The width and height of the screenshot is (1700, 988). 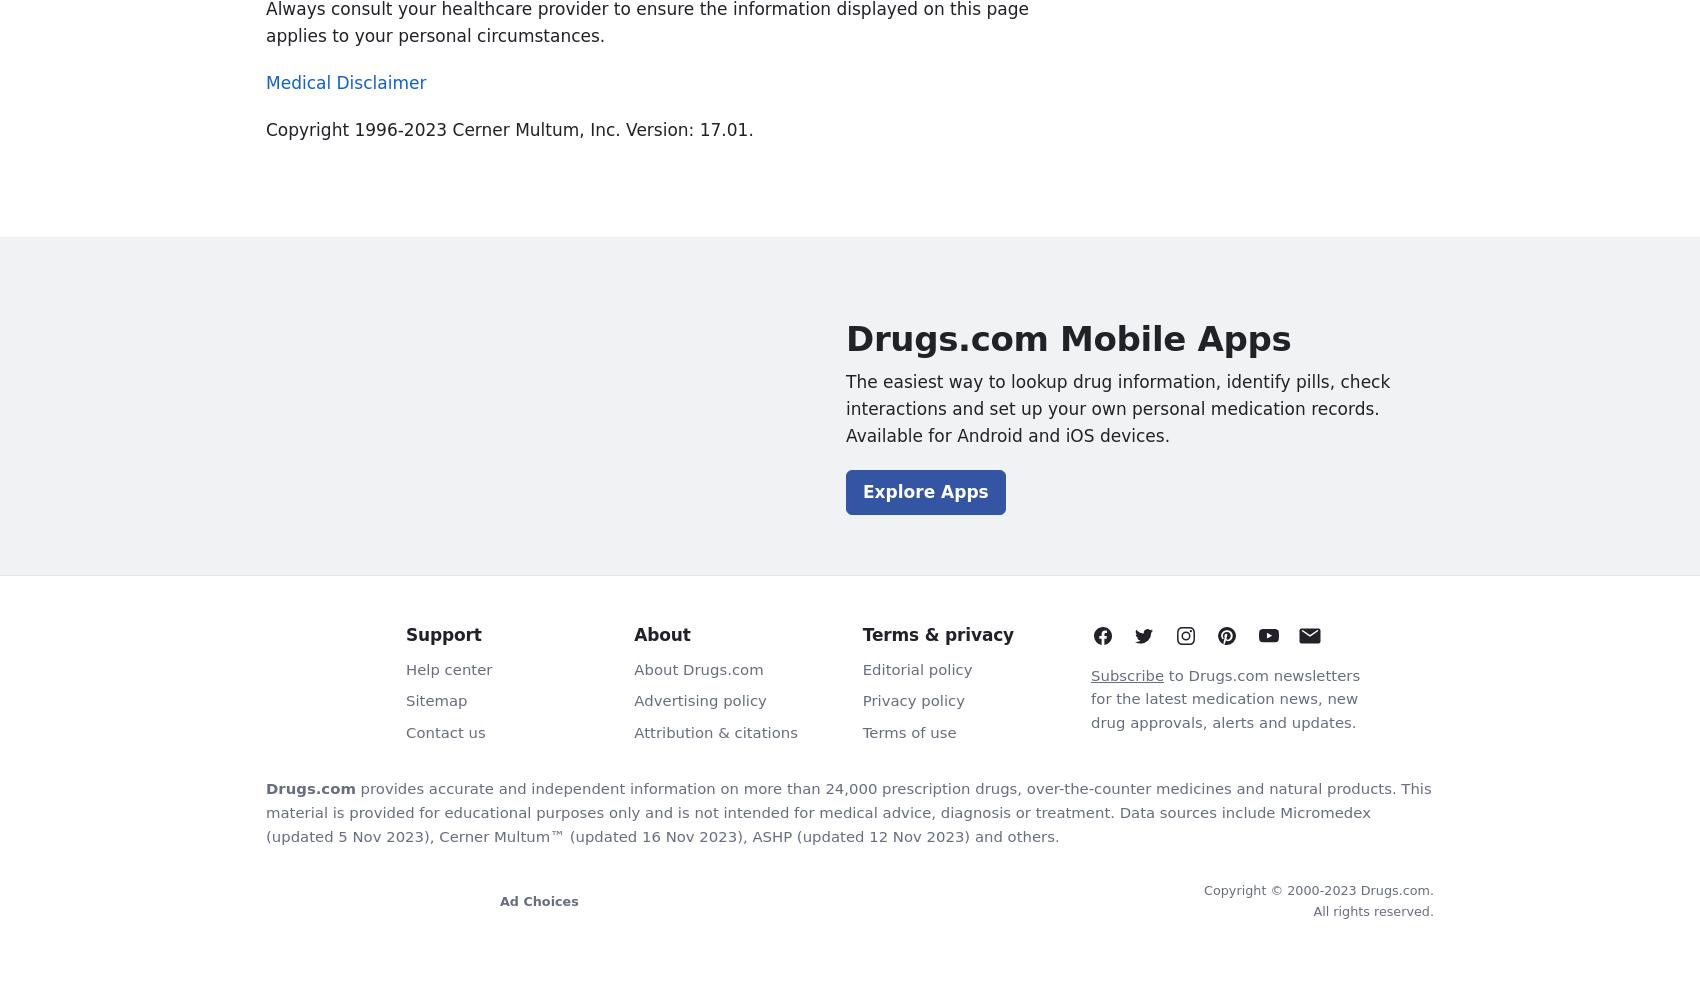 I want to click on 'All rights reserved.', so click(x=1313, y=909).